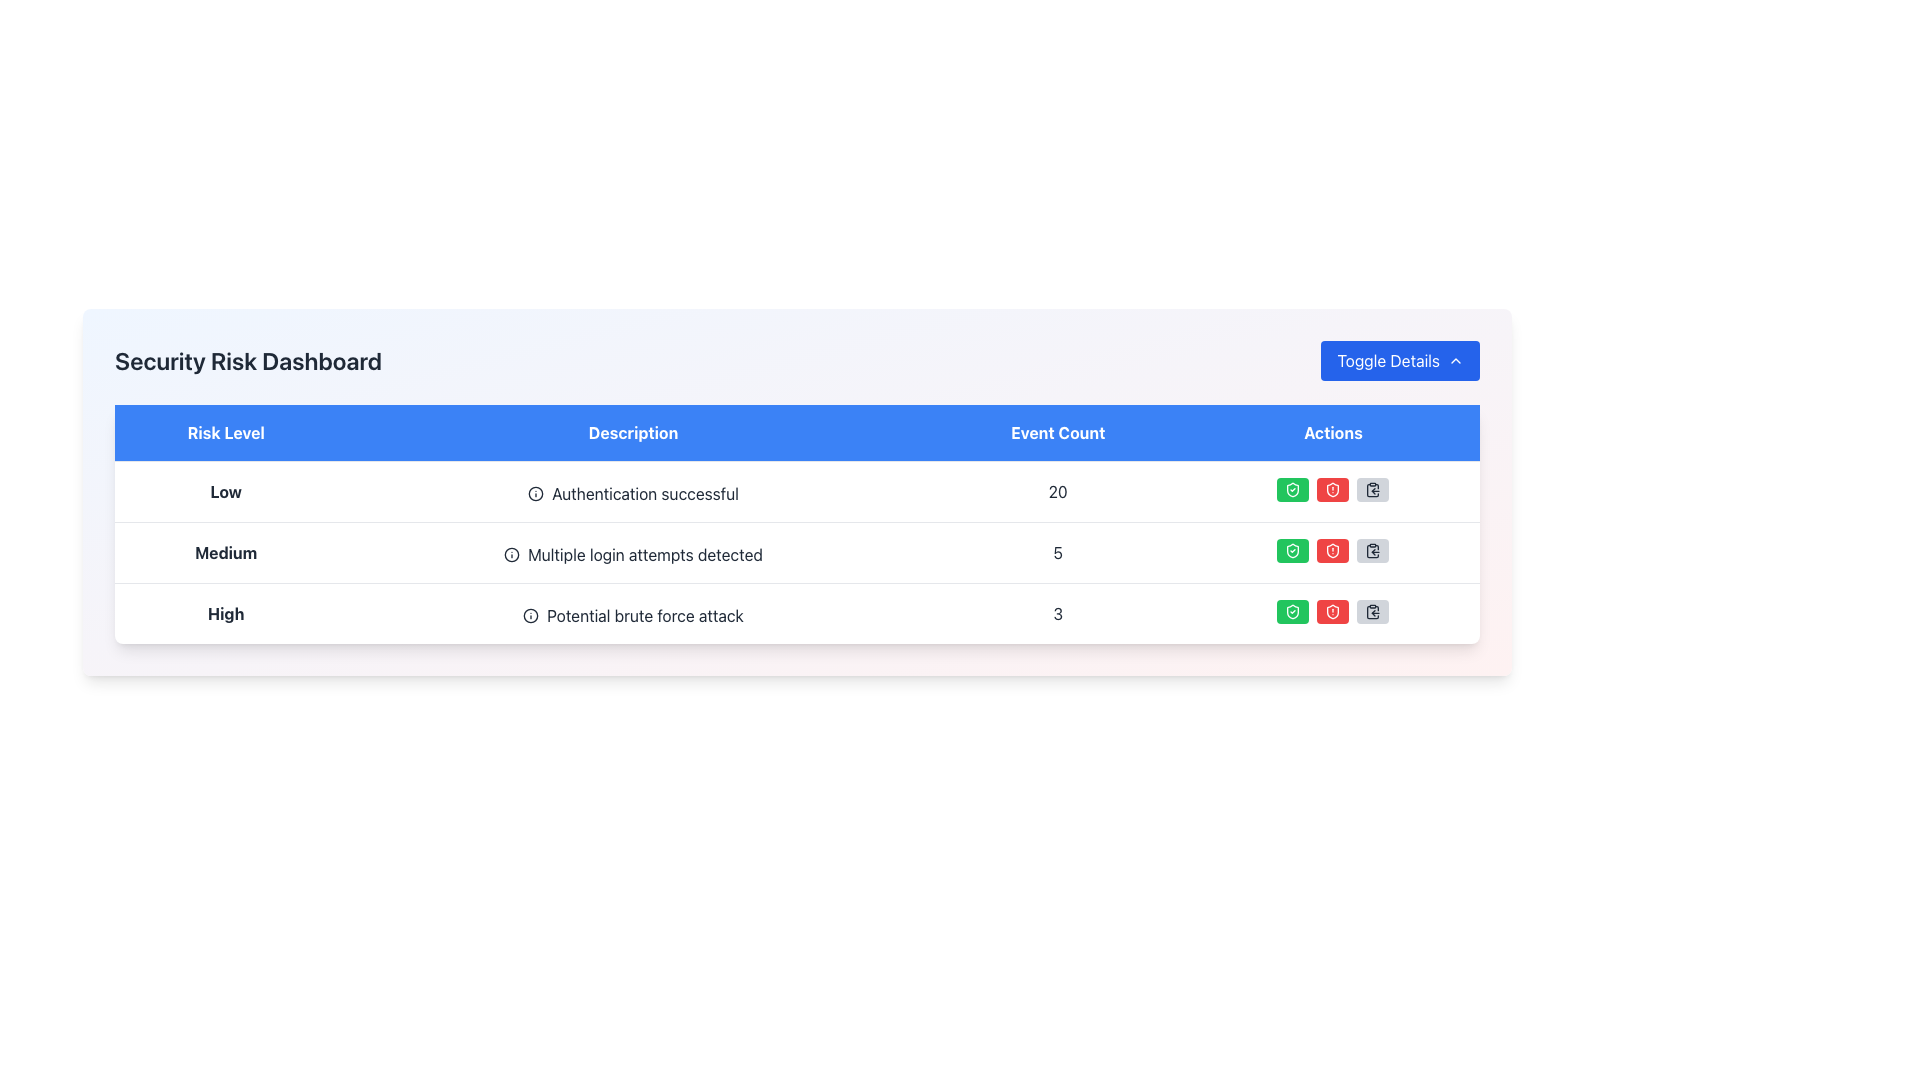 The width and height of the screenshot is (1920, 1080). I want to click on the green button with a shield and checkmark icon located in the 'Actions' column of the second row, corresponding to 'Medium' risk level, so click(1293, 551).